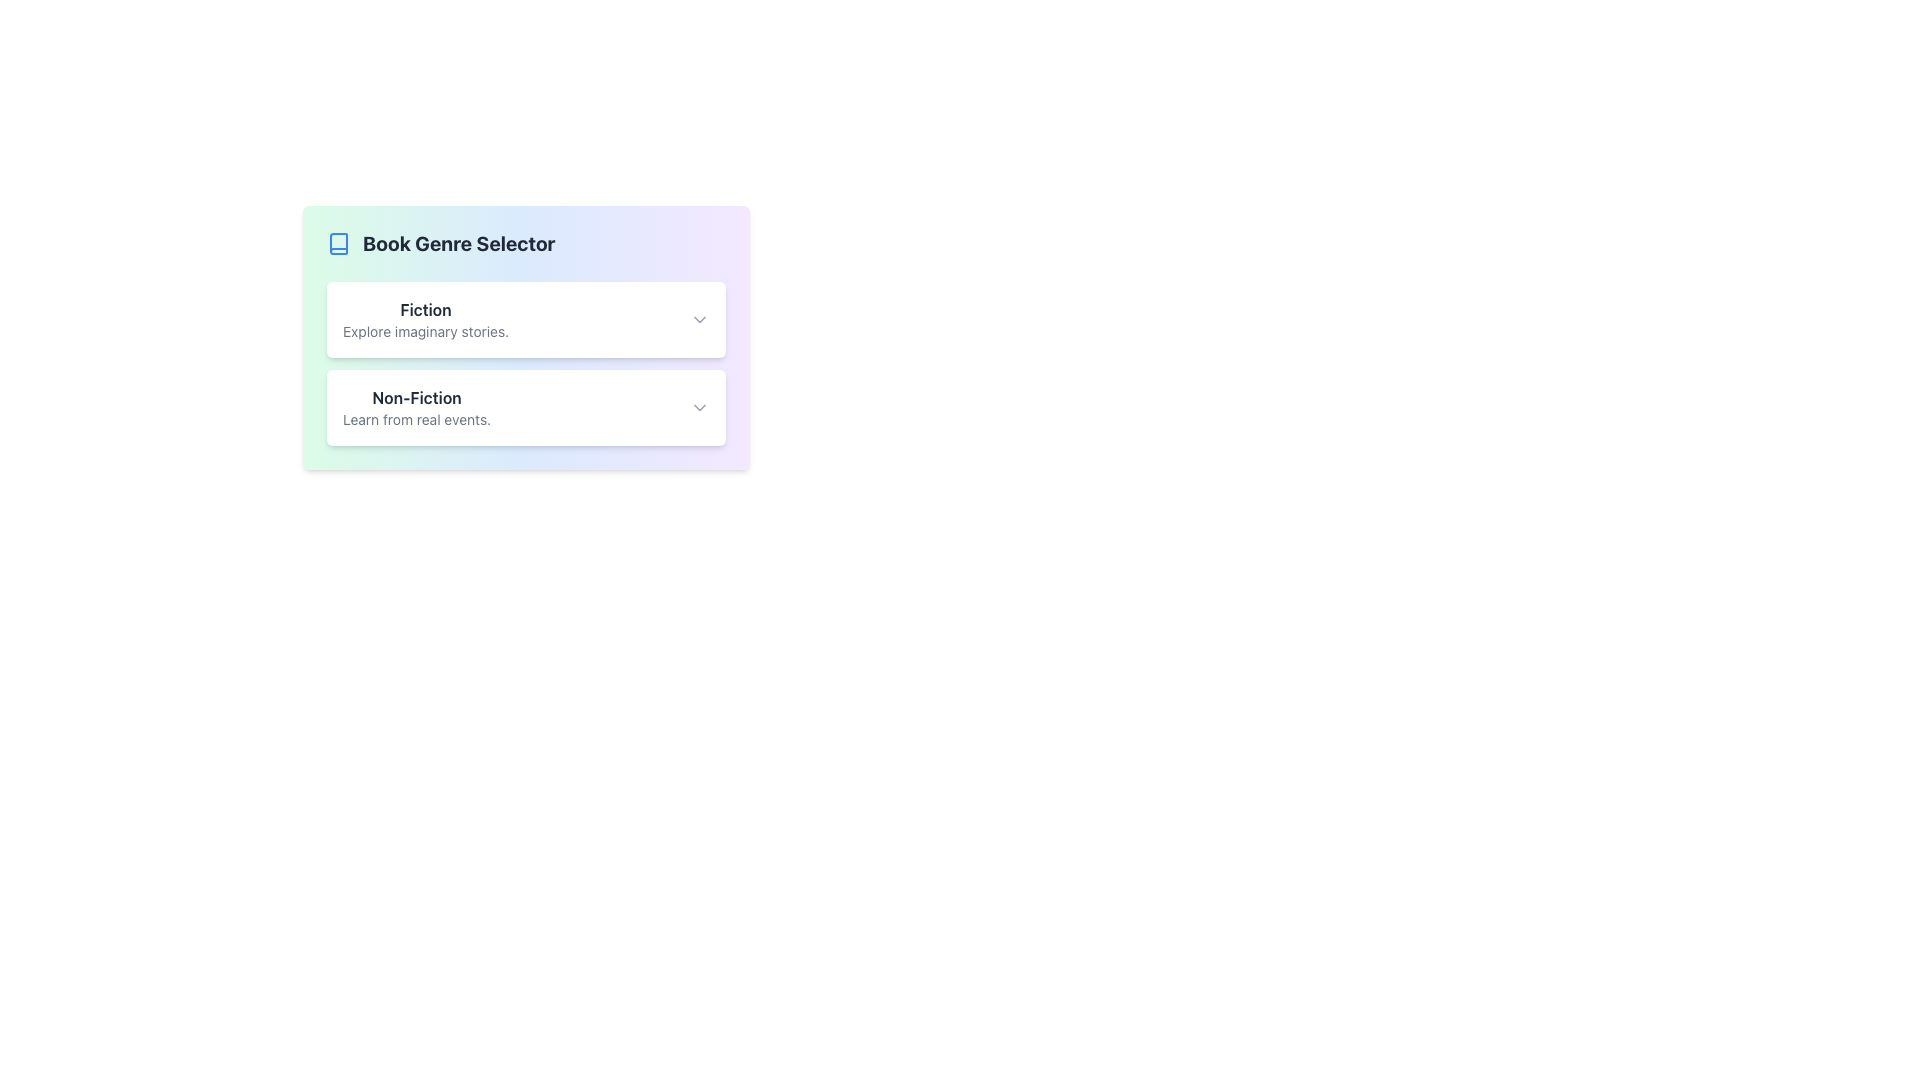  I want to click on the list item titled 'Fiction' with subtitle 'Explore imaginary stories.', so click(425, 319).